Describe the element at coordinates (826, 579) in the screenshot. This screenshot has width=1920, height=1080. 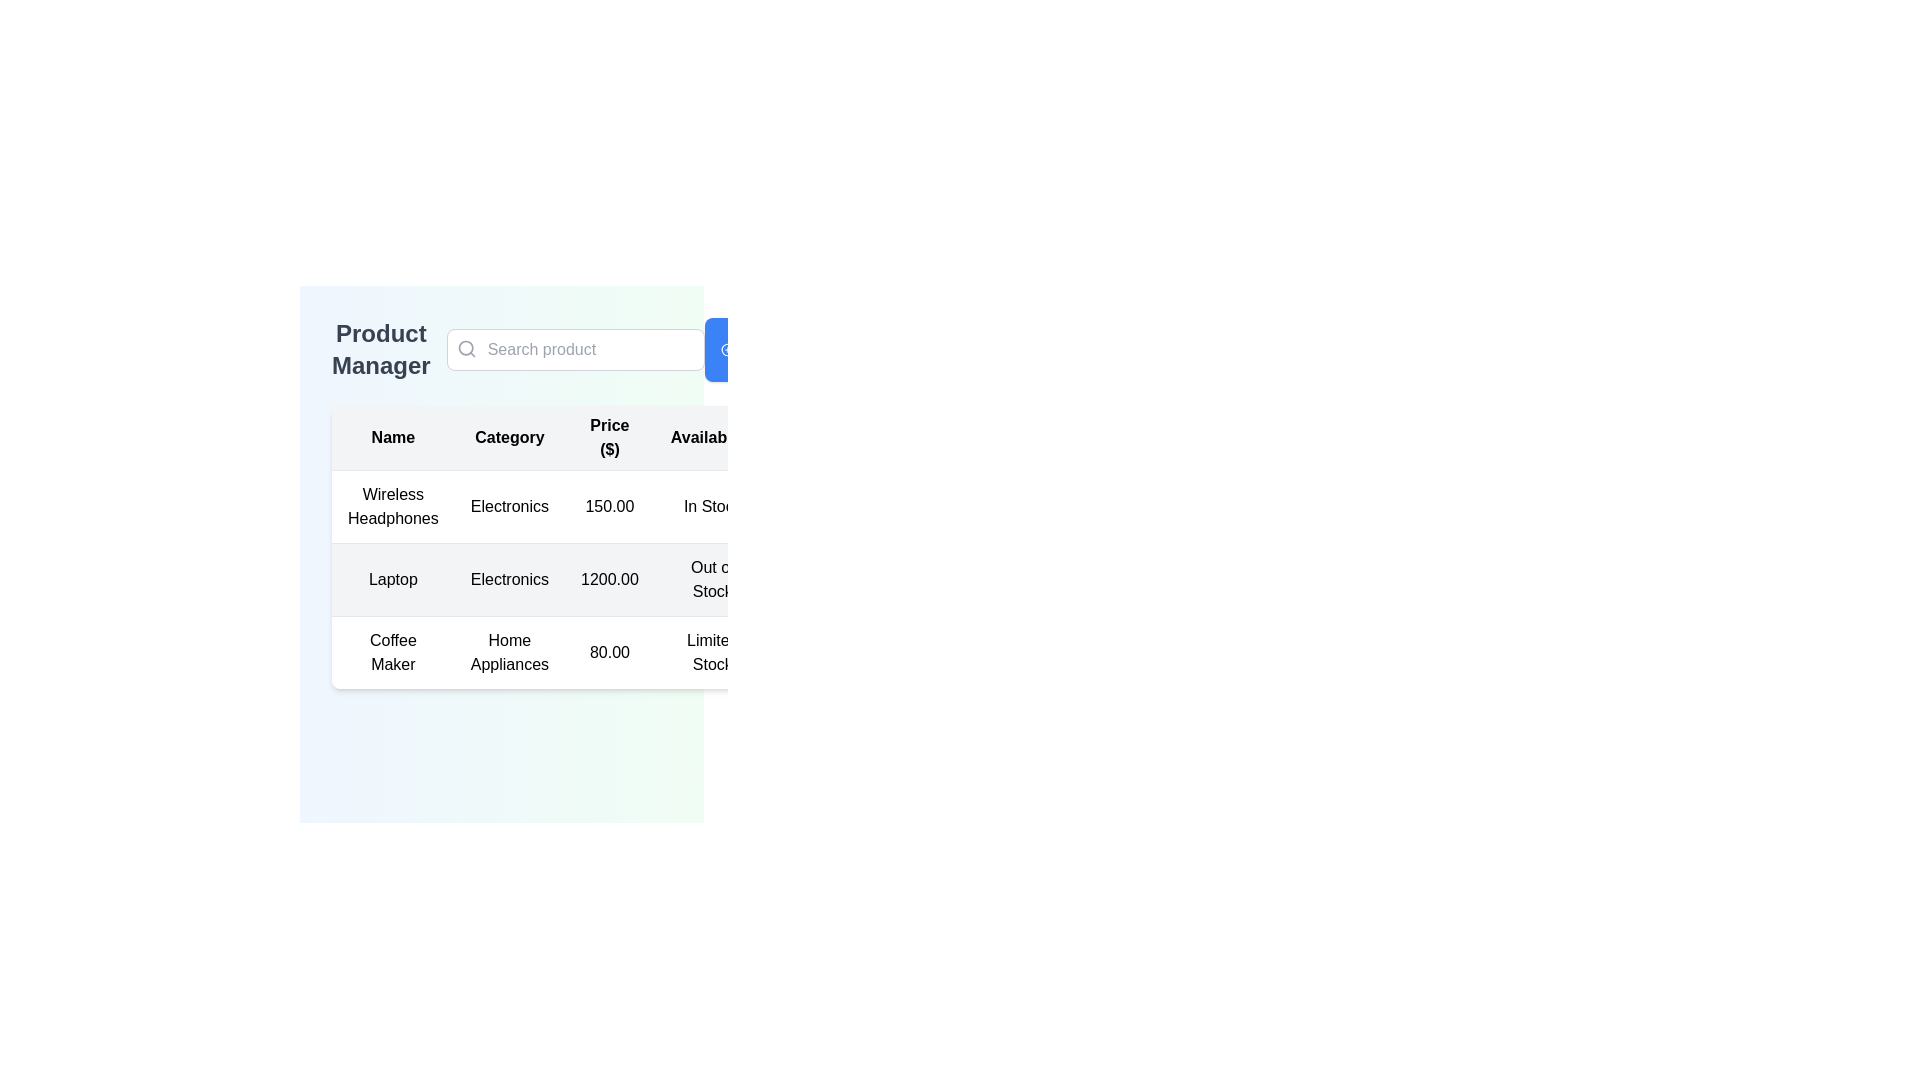
I see `the empty table cell in the row associated with the product 'Laptop', which is styled with padding and centered alignment, located to the right of the 'Out of Stock' cell in the 'Product Manager' interface` at that location.